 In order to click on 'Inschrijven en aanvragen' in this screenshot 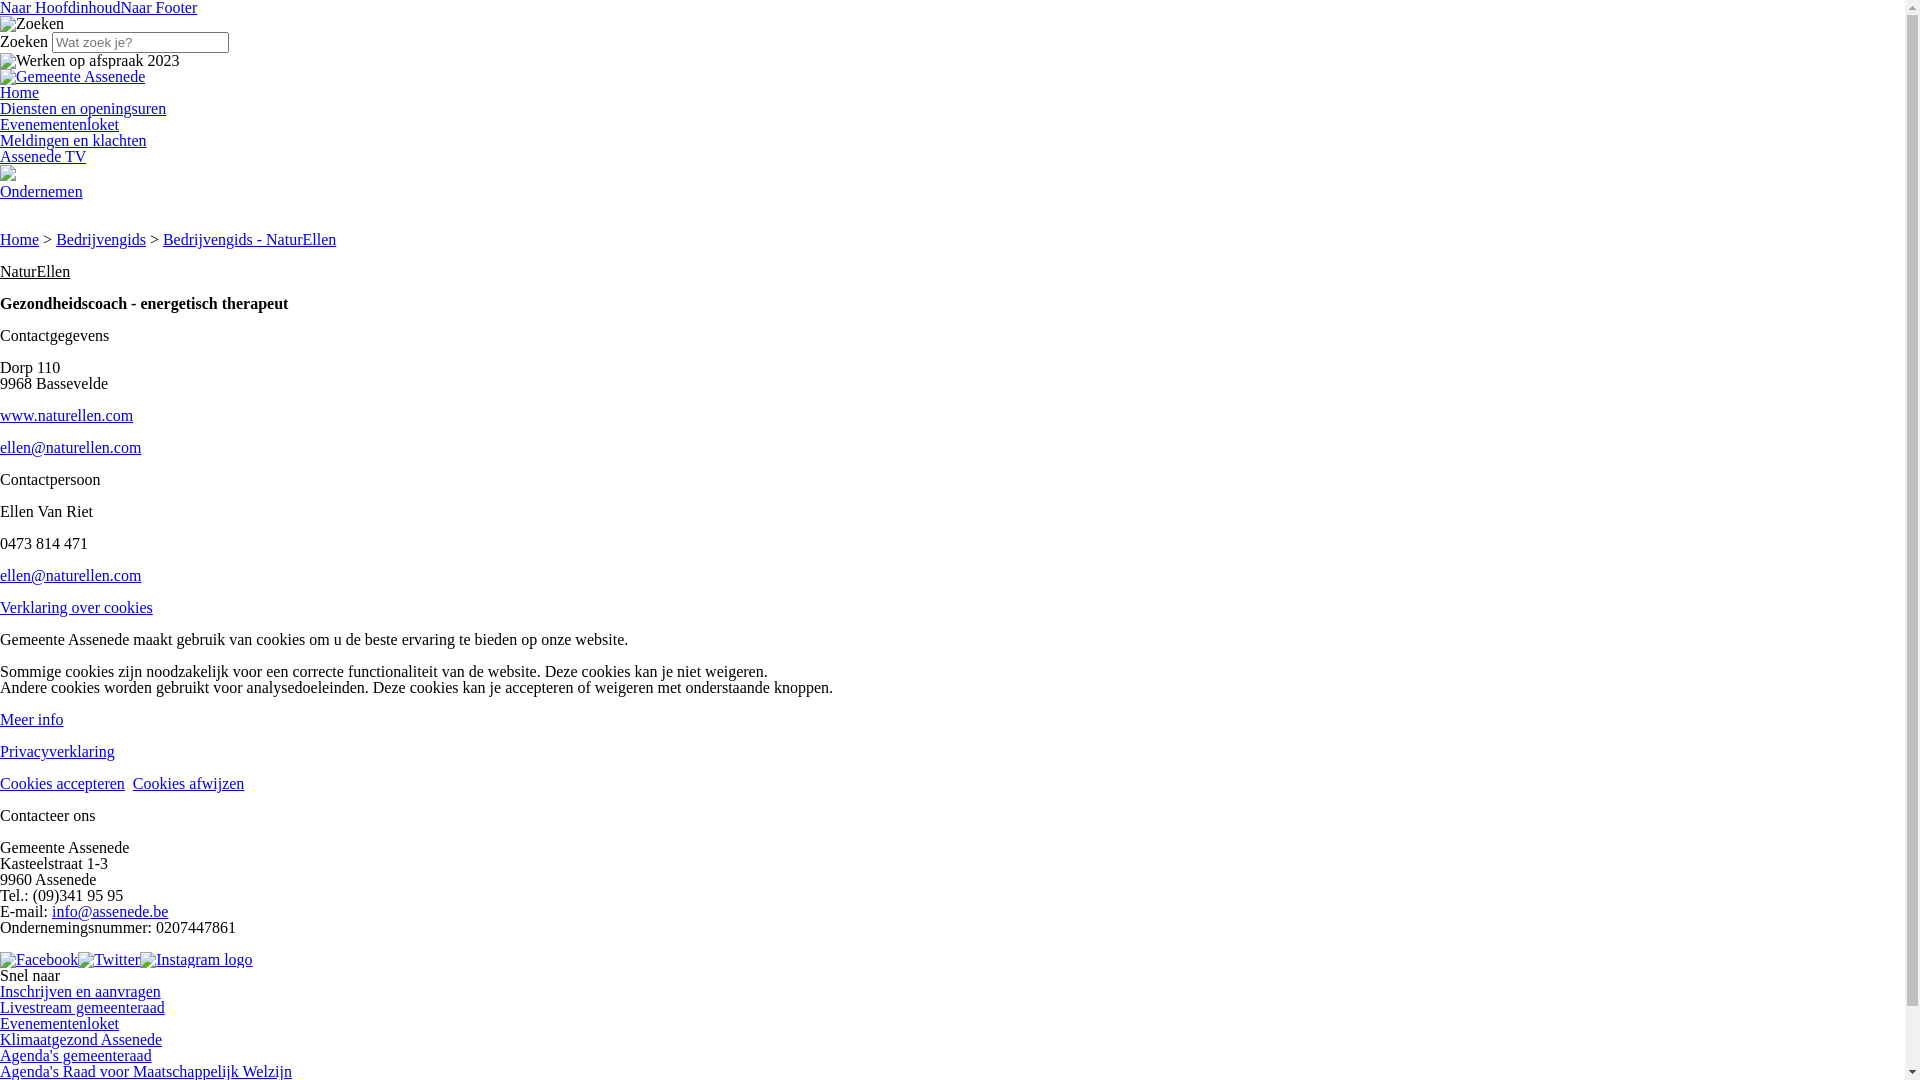, I will do `click(0, 991)`.